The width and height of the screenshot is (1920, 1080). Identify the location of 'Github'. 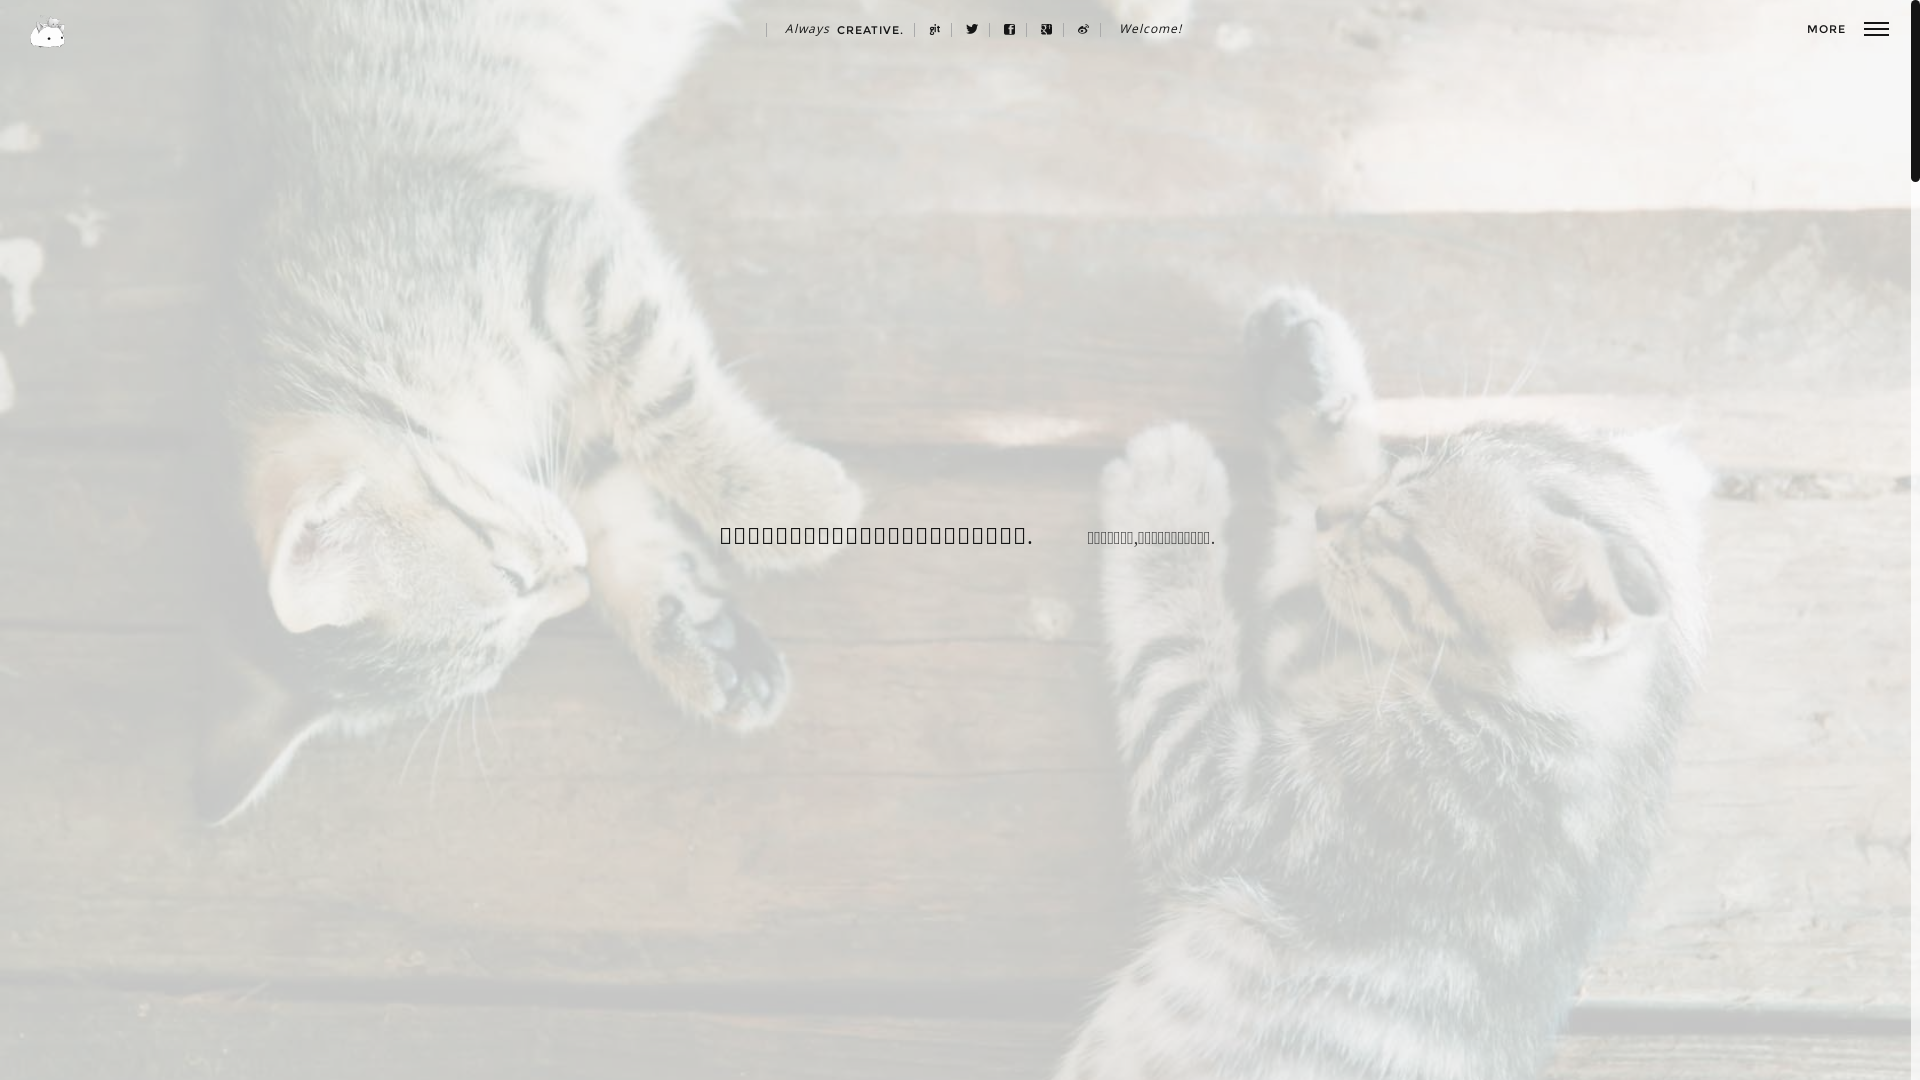
(933, 30).